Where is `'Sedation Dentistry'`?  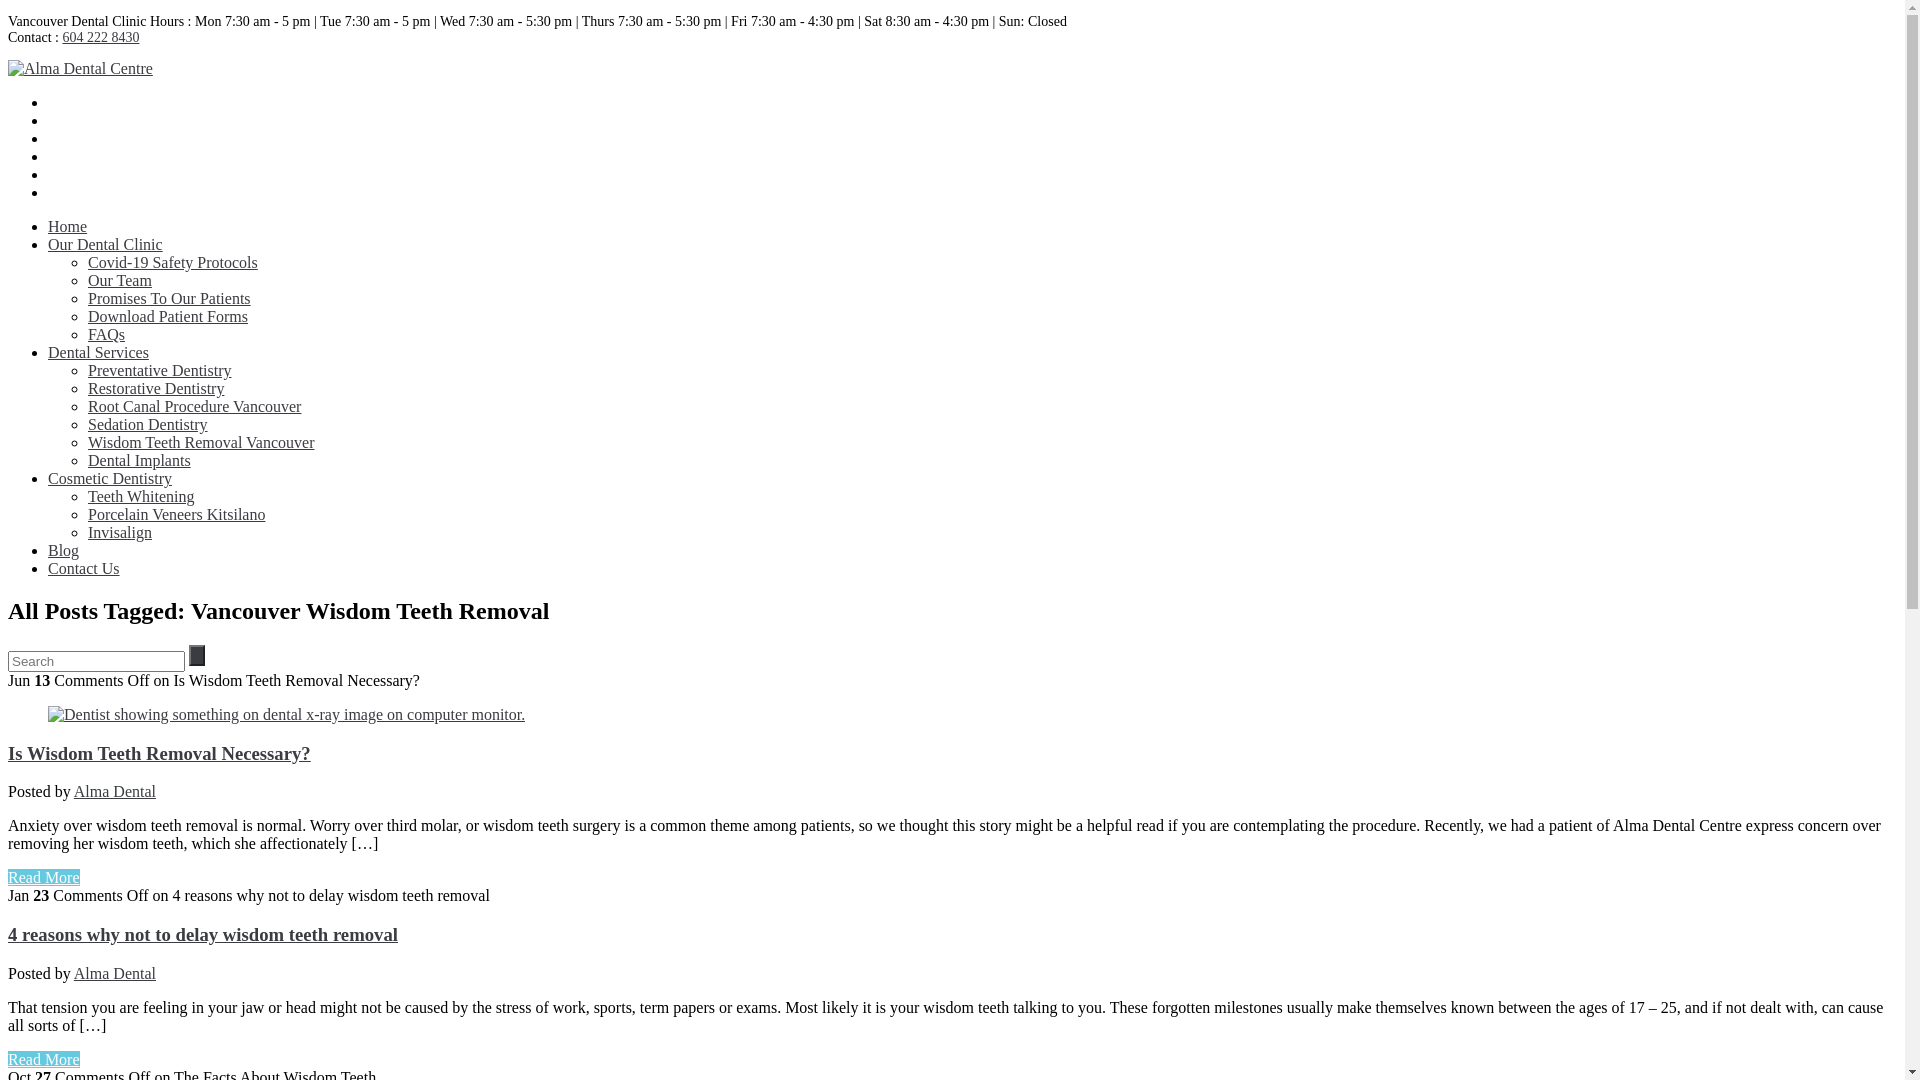 'Sedation Dentistry' is located at coordinates (147, 423).